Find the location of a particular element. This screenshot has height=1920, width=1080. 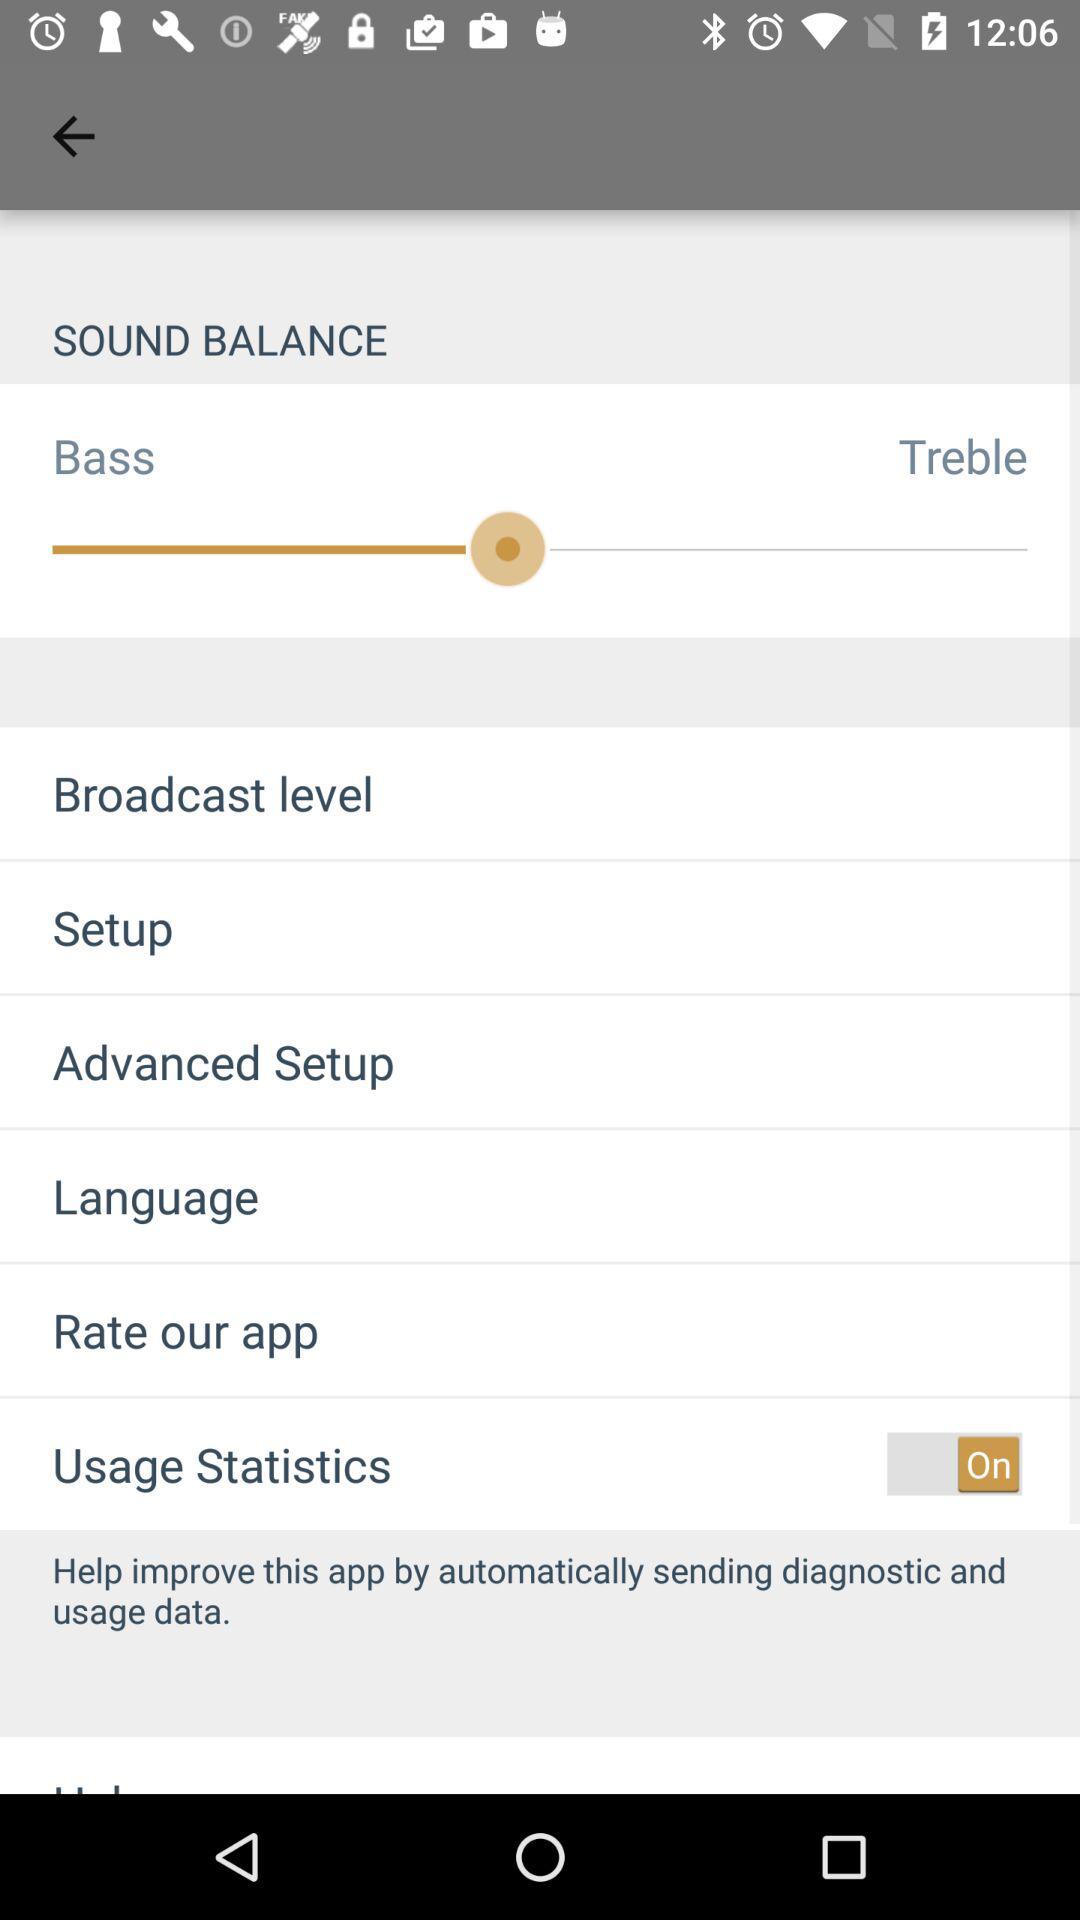

treble item is located at coordinates (988, 454).